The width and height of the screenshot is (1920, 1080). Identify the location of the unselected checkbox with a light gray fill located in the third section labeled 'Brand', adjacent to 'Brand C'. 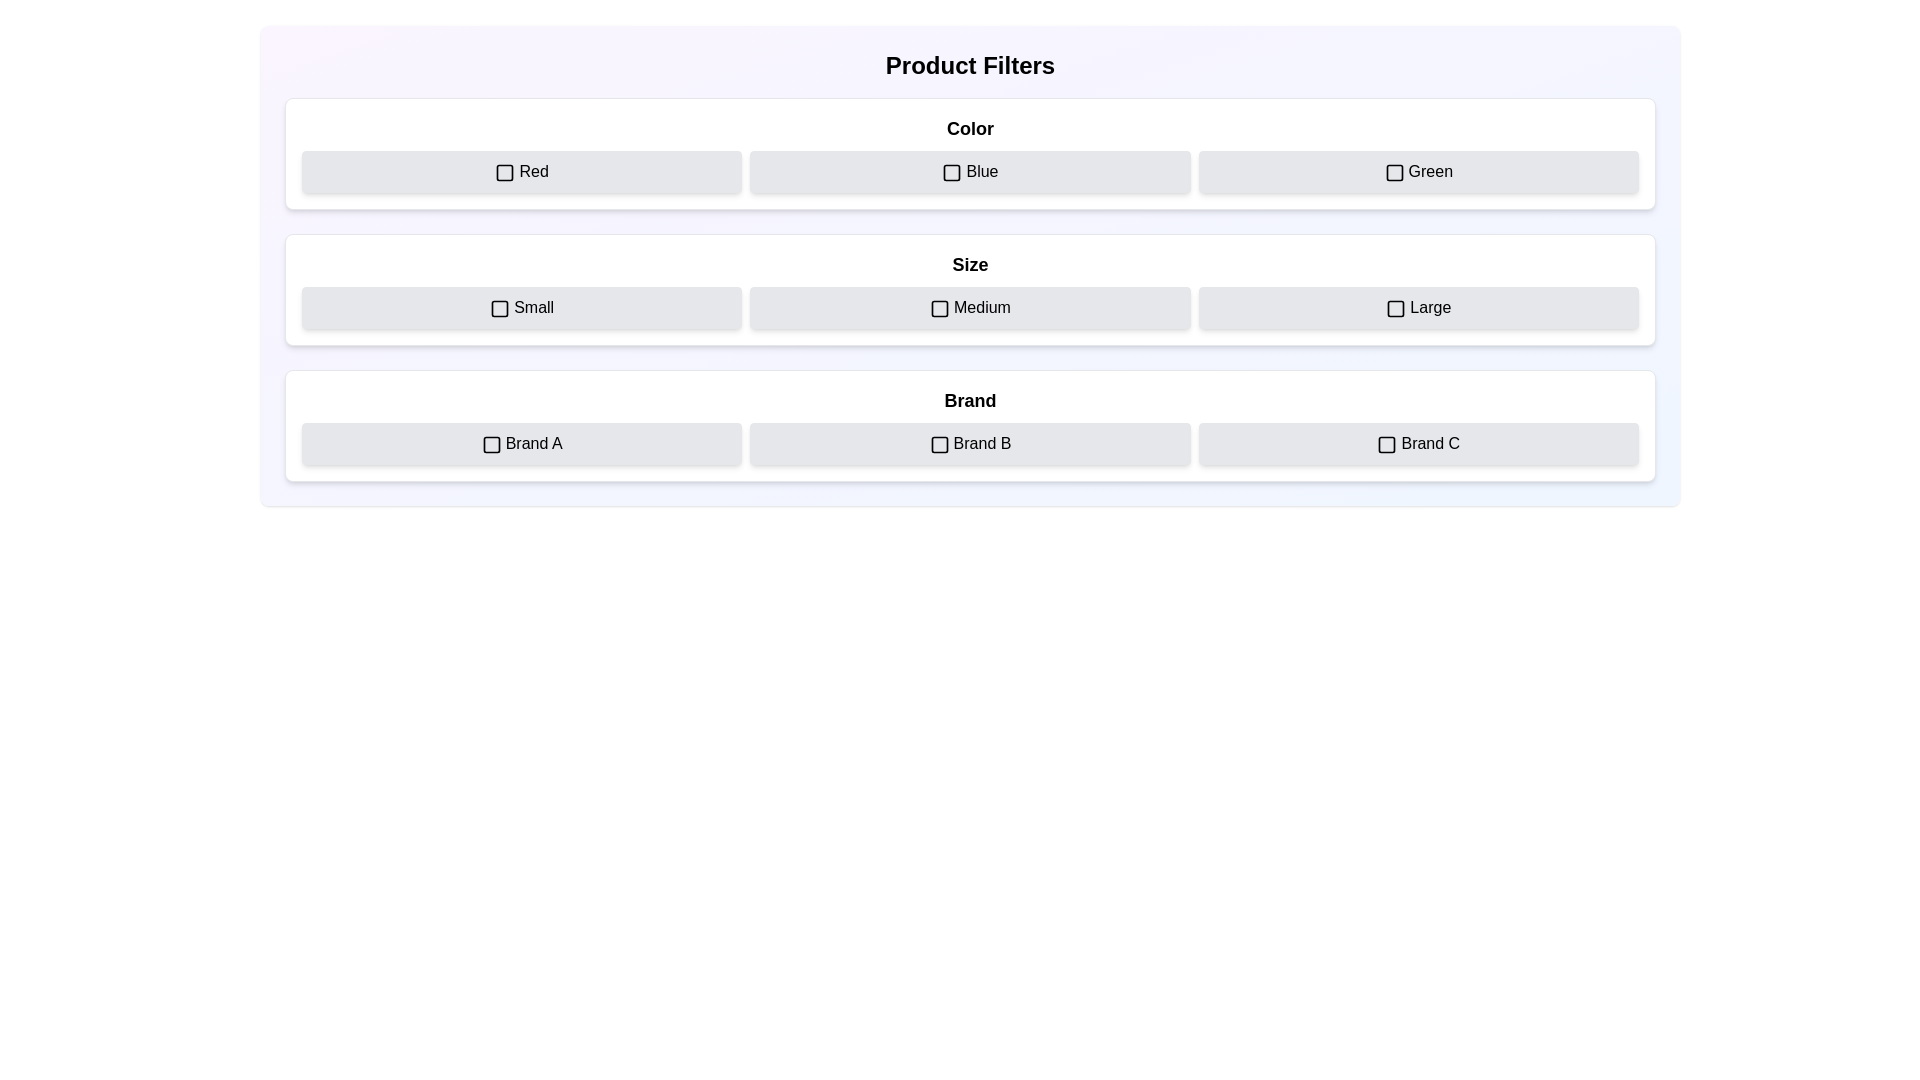
(1386, 443).